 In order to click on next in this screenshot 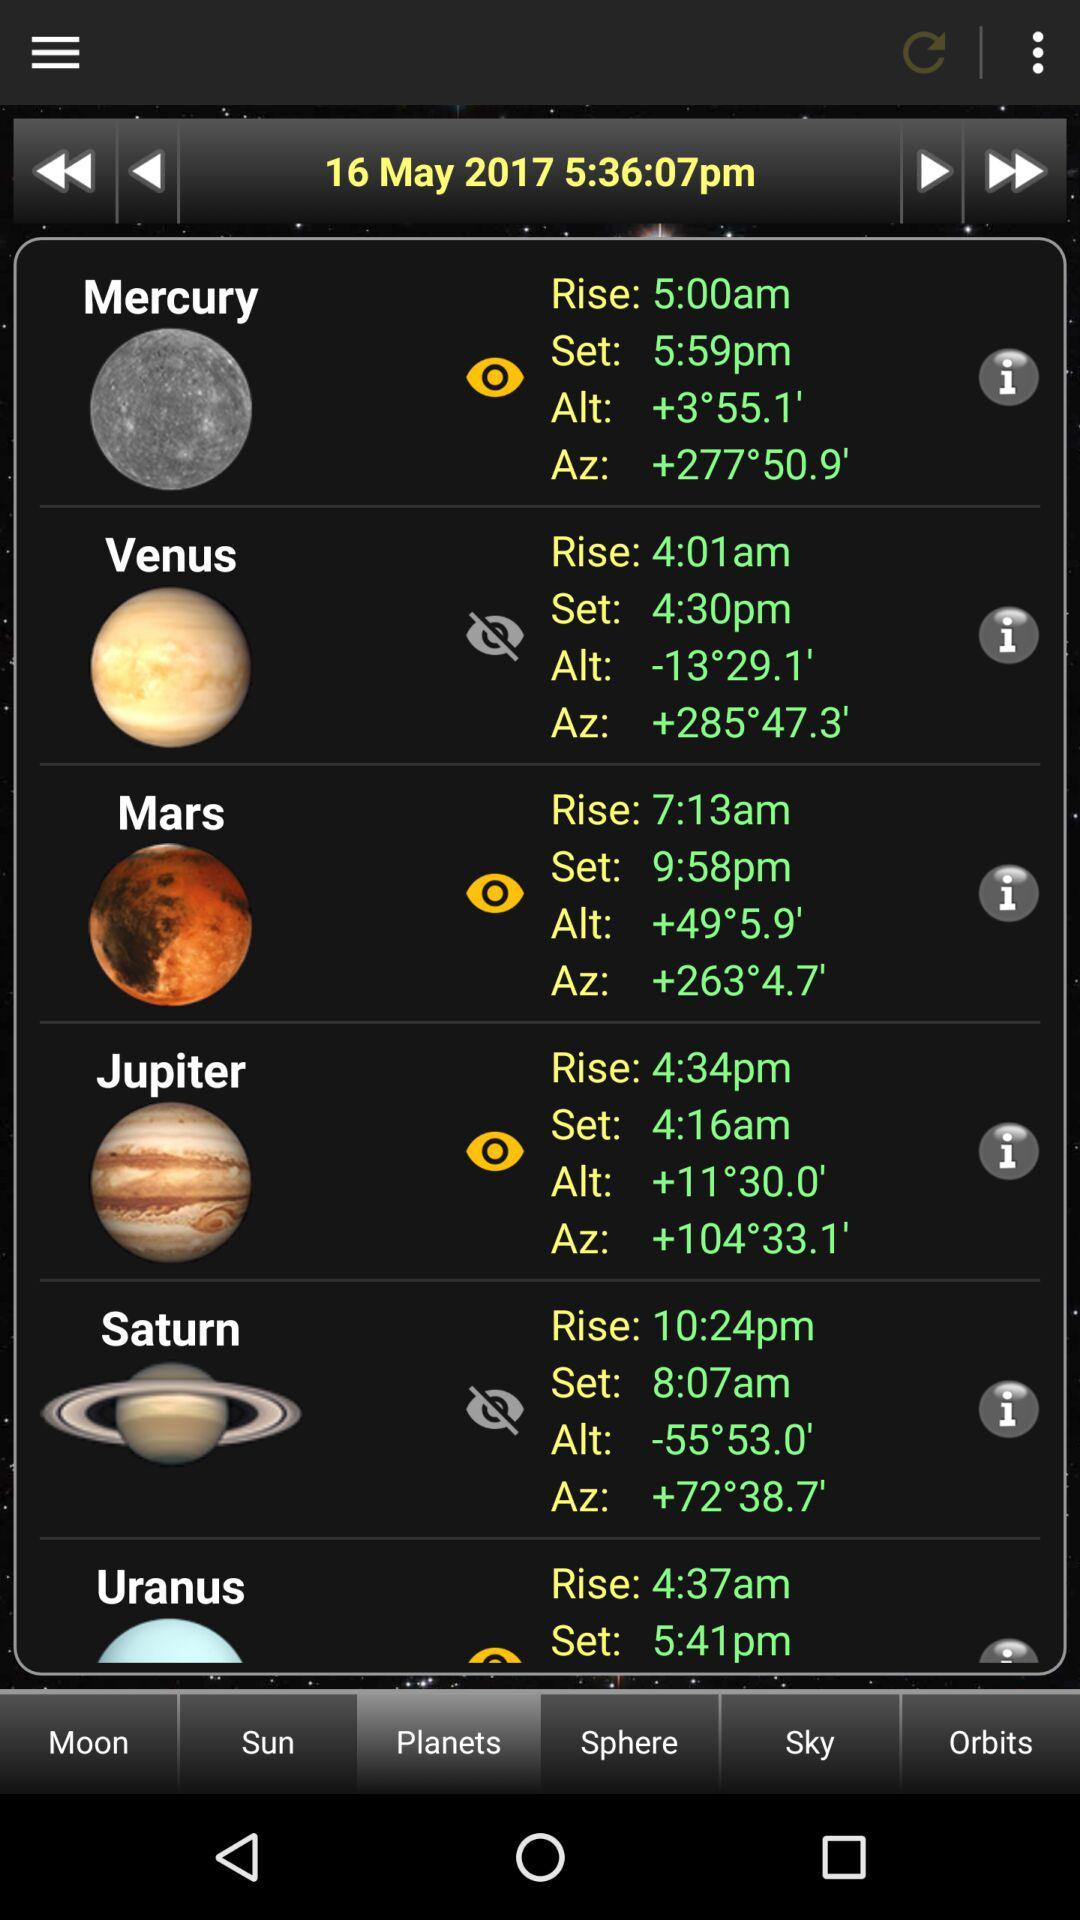, I will do `click(932, 171)`.